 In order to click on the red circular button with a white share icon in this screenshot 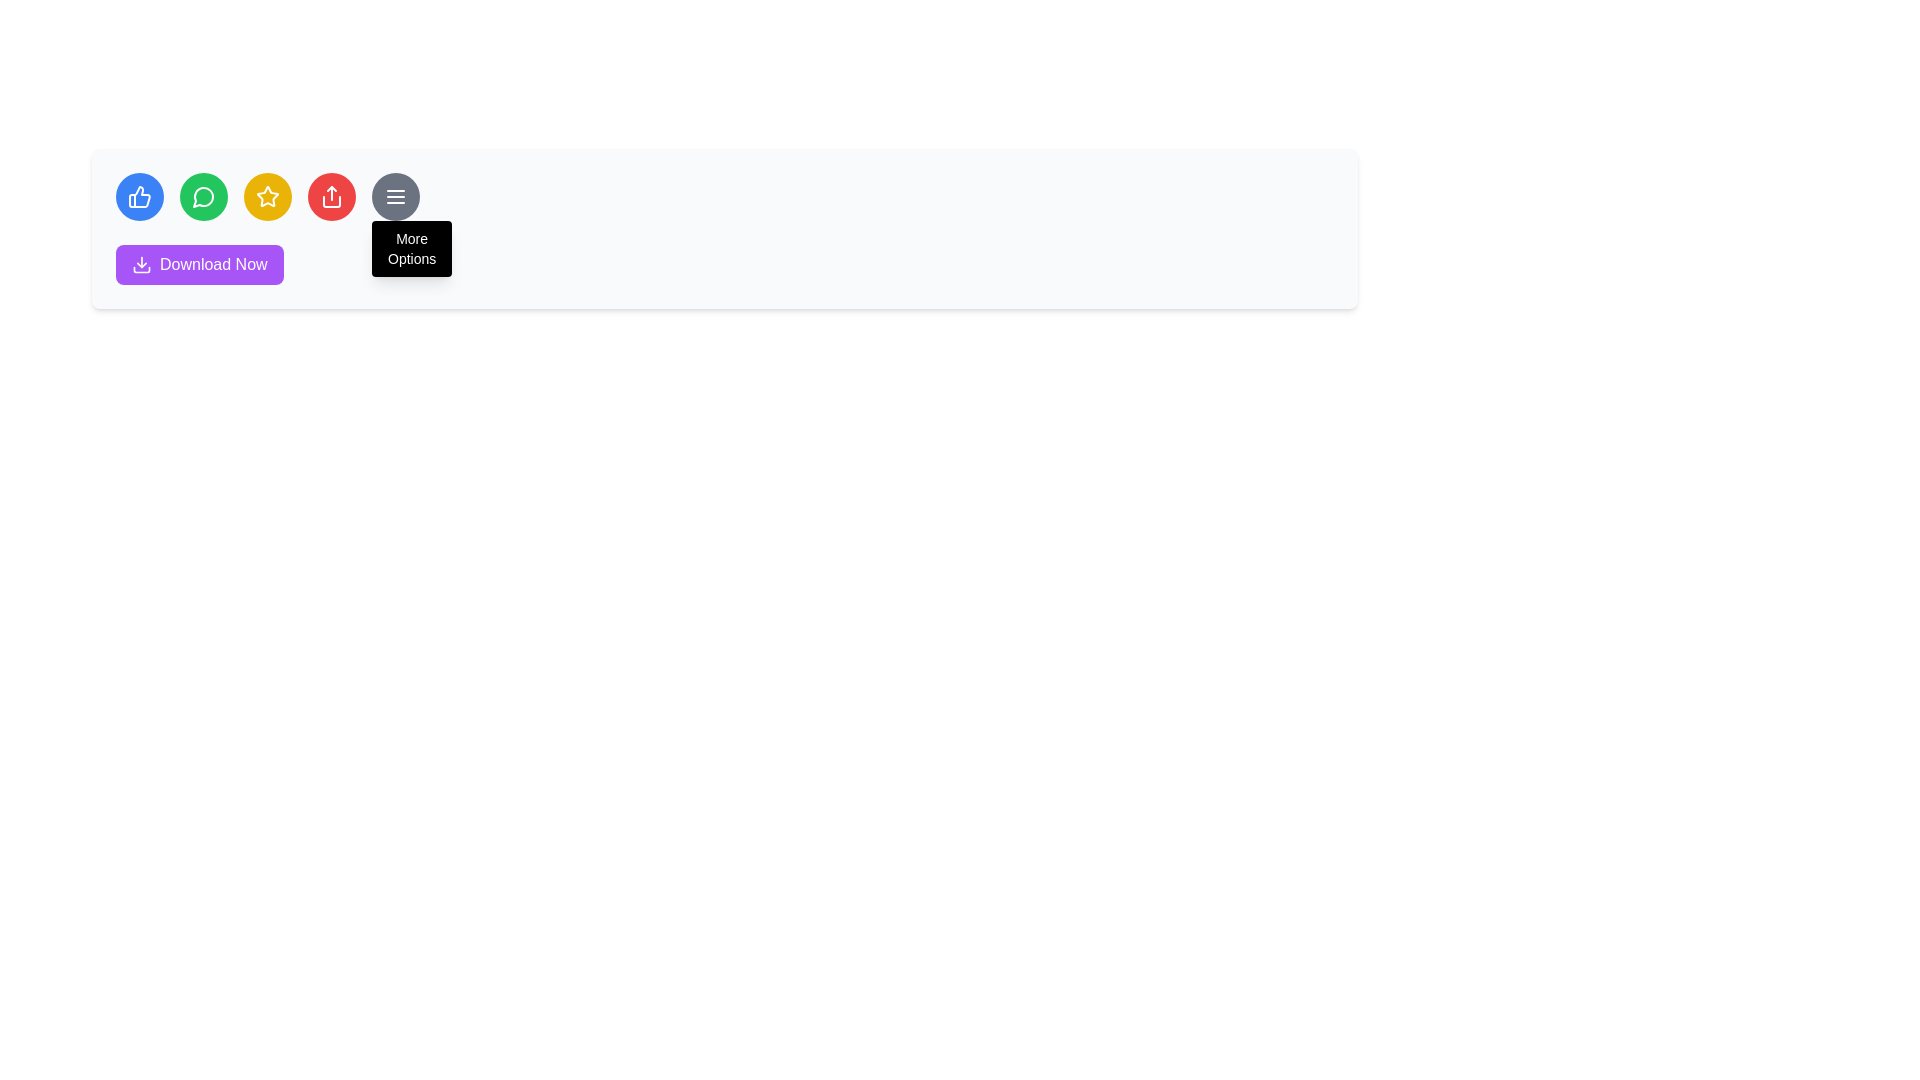, I will do `click(331, 196)`.